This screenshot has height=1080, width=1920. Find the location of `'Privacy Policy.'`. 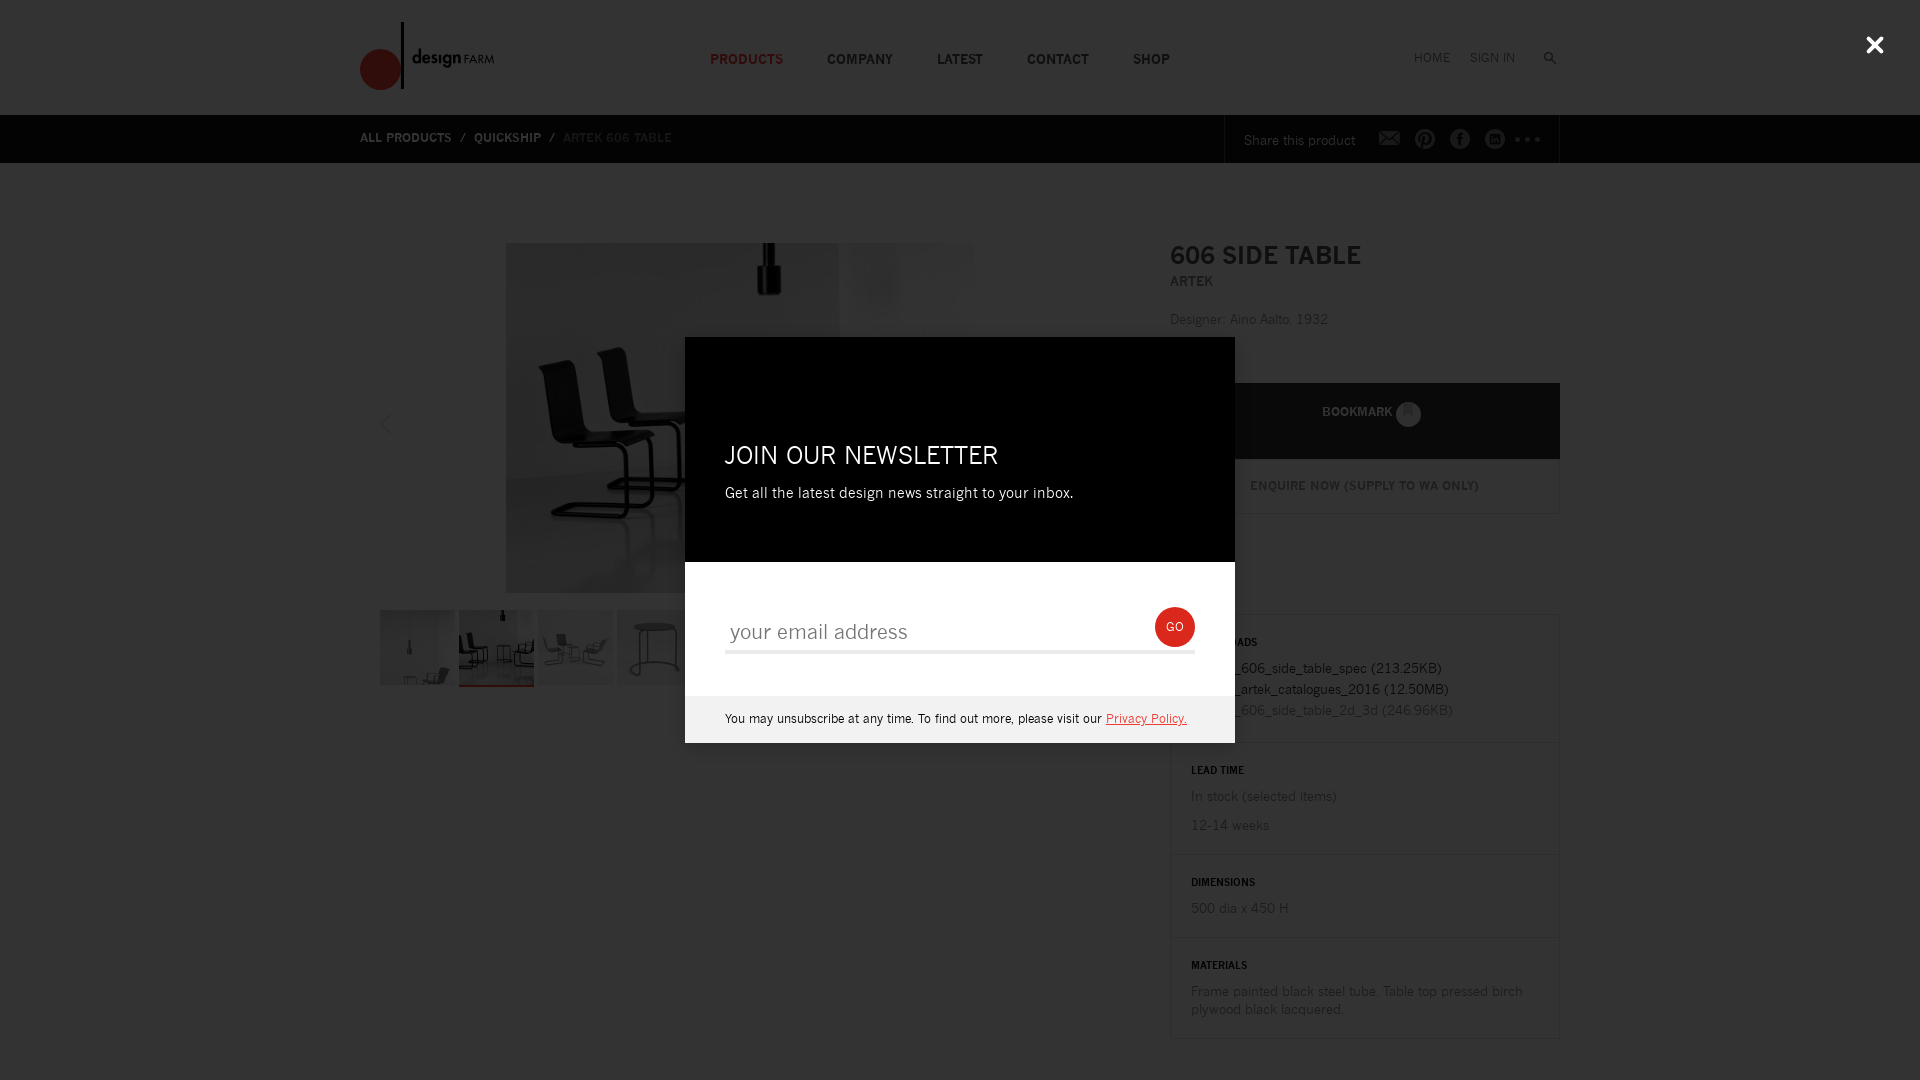

'Privacy Policy.' is located at coordinates (1146, 717).